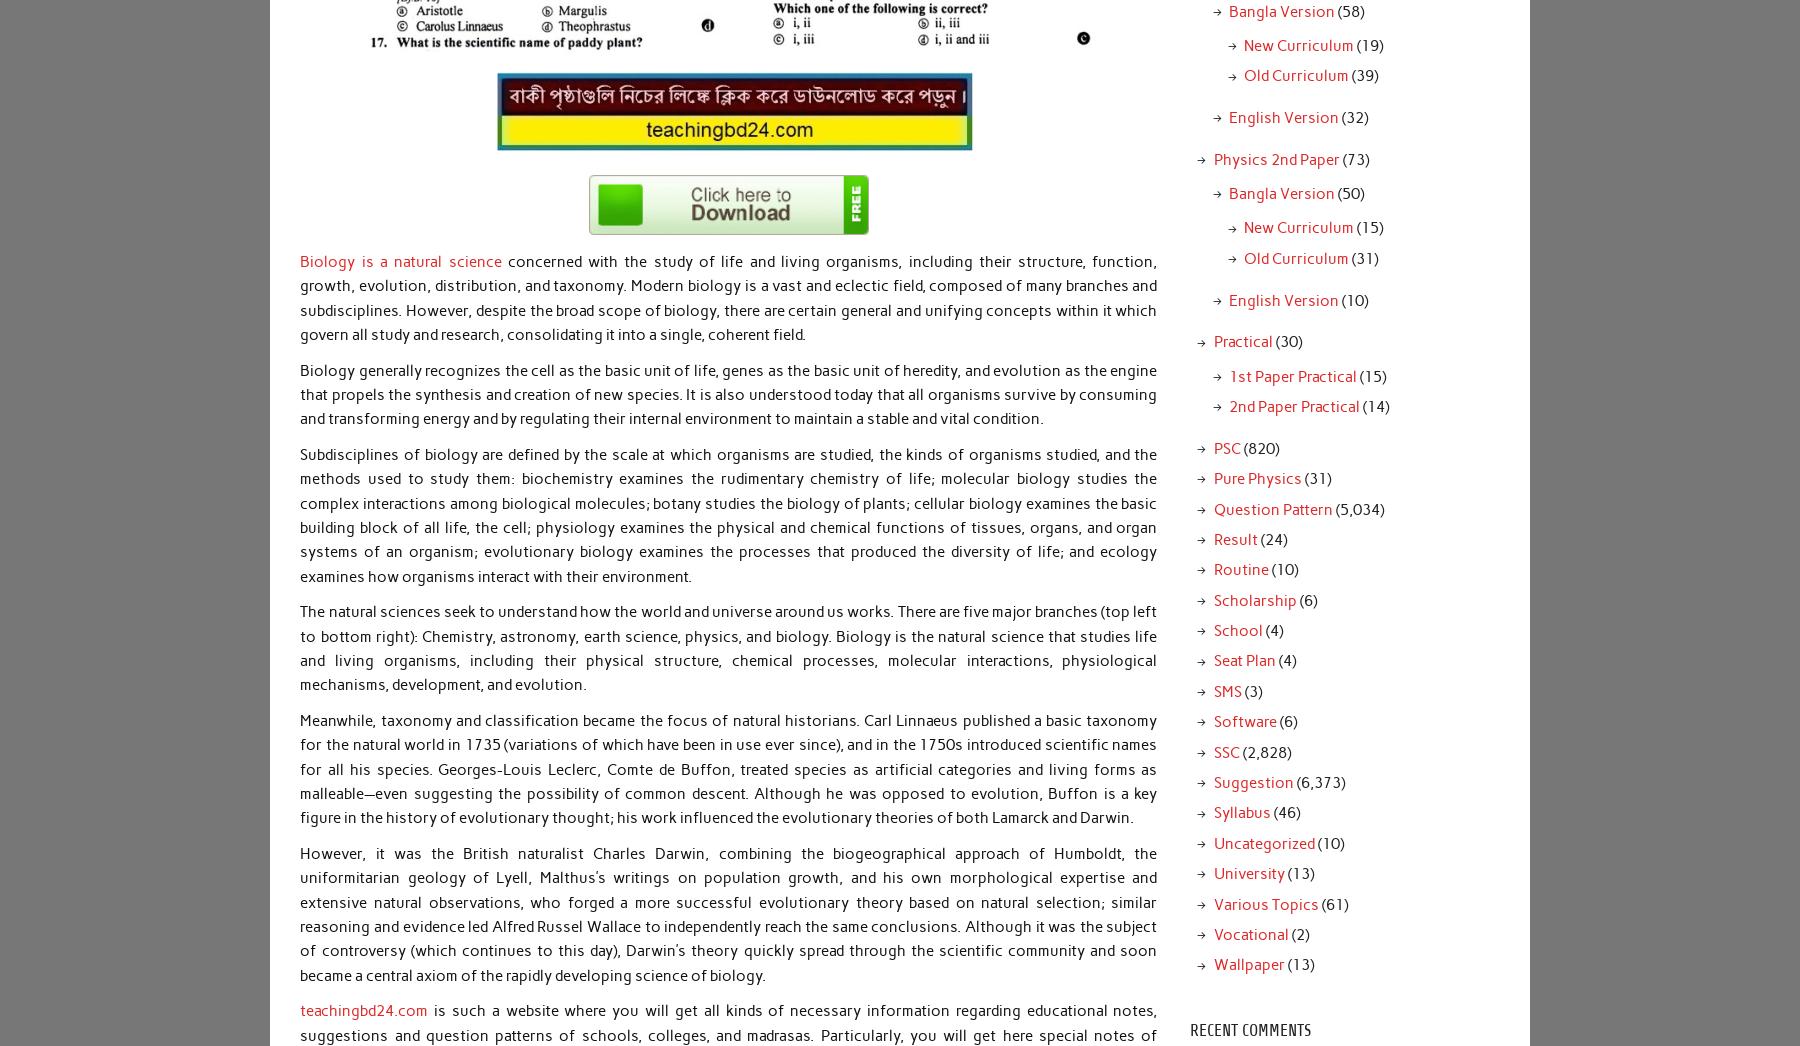 The height and width of the screenshot is (1046, 1800). I want to click on 'Routine', so click(1212, 568).